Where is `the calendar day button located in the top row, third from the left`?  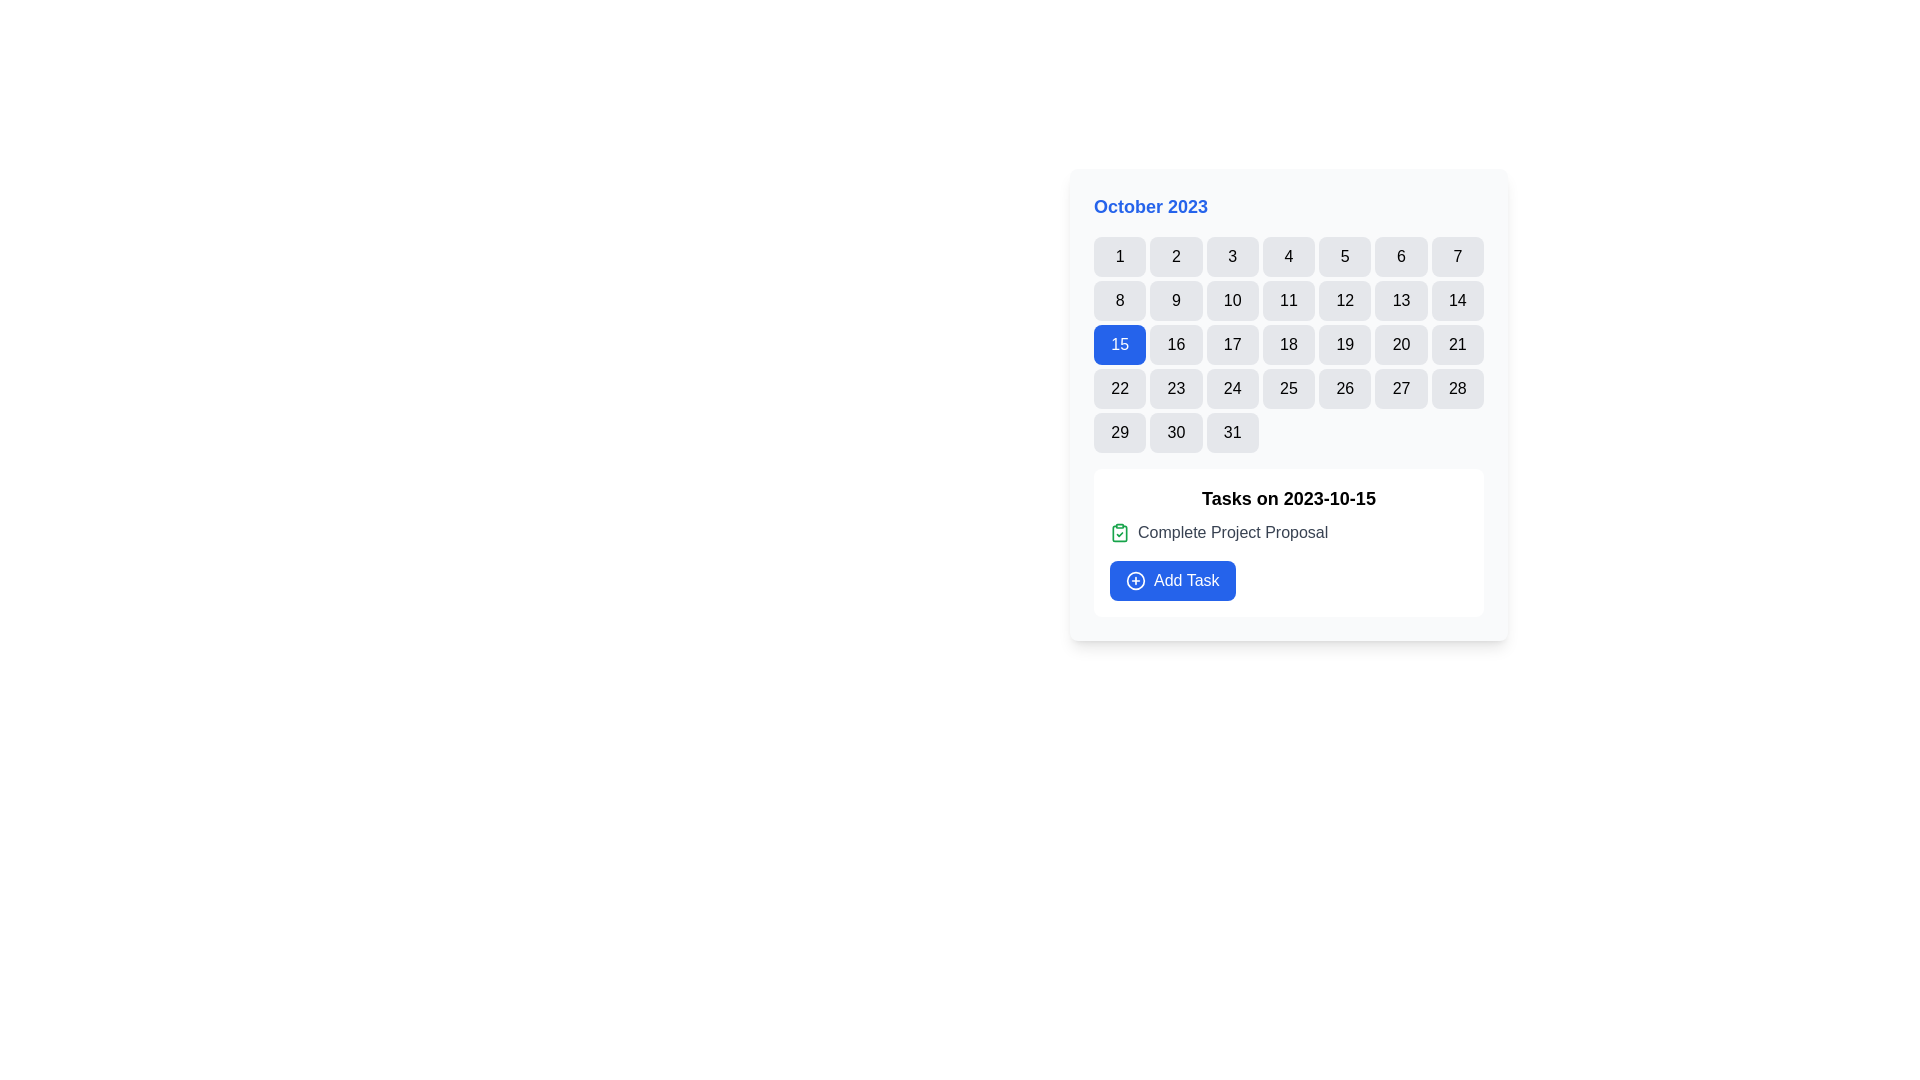
the calendar day button located in the top row, third from the left is located at coordinates (1231, 256).